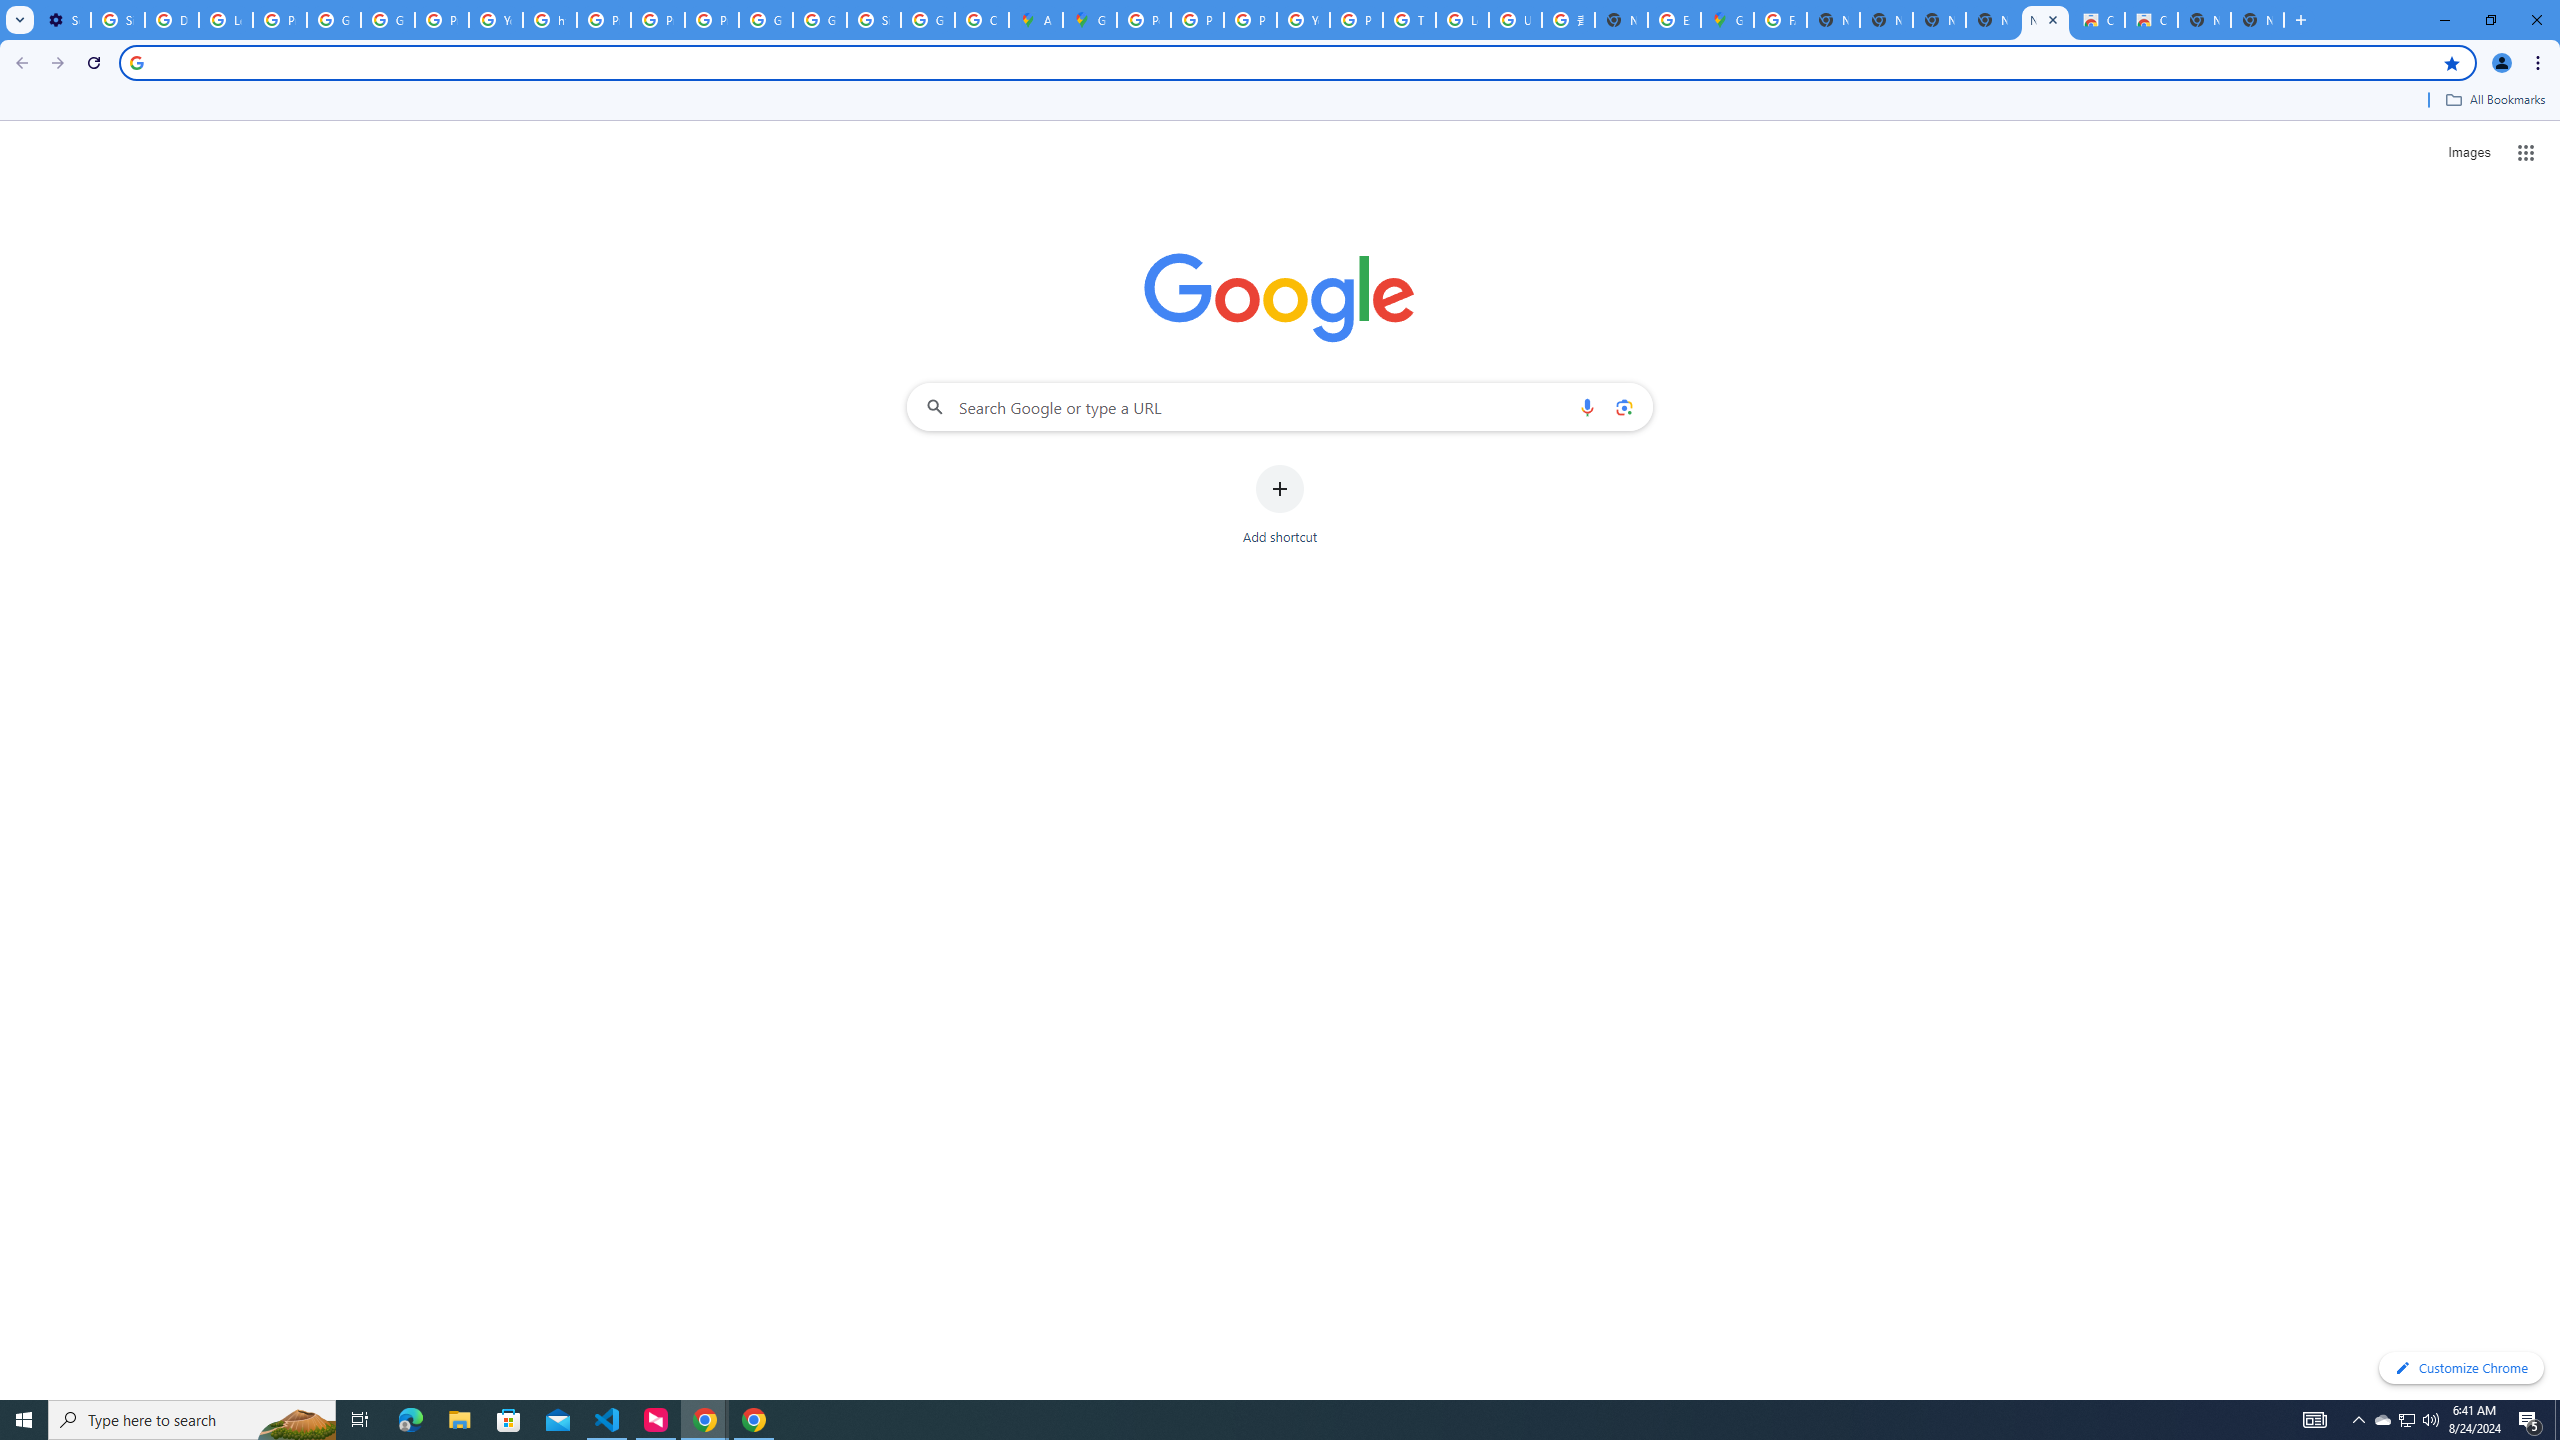 Image resolution: width=2560 pixels, height=1440 pixels. Describe the element at coordinates (2257, 19) in the screenshot. I see `'New Tab'` at that location.